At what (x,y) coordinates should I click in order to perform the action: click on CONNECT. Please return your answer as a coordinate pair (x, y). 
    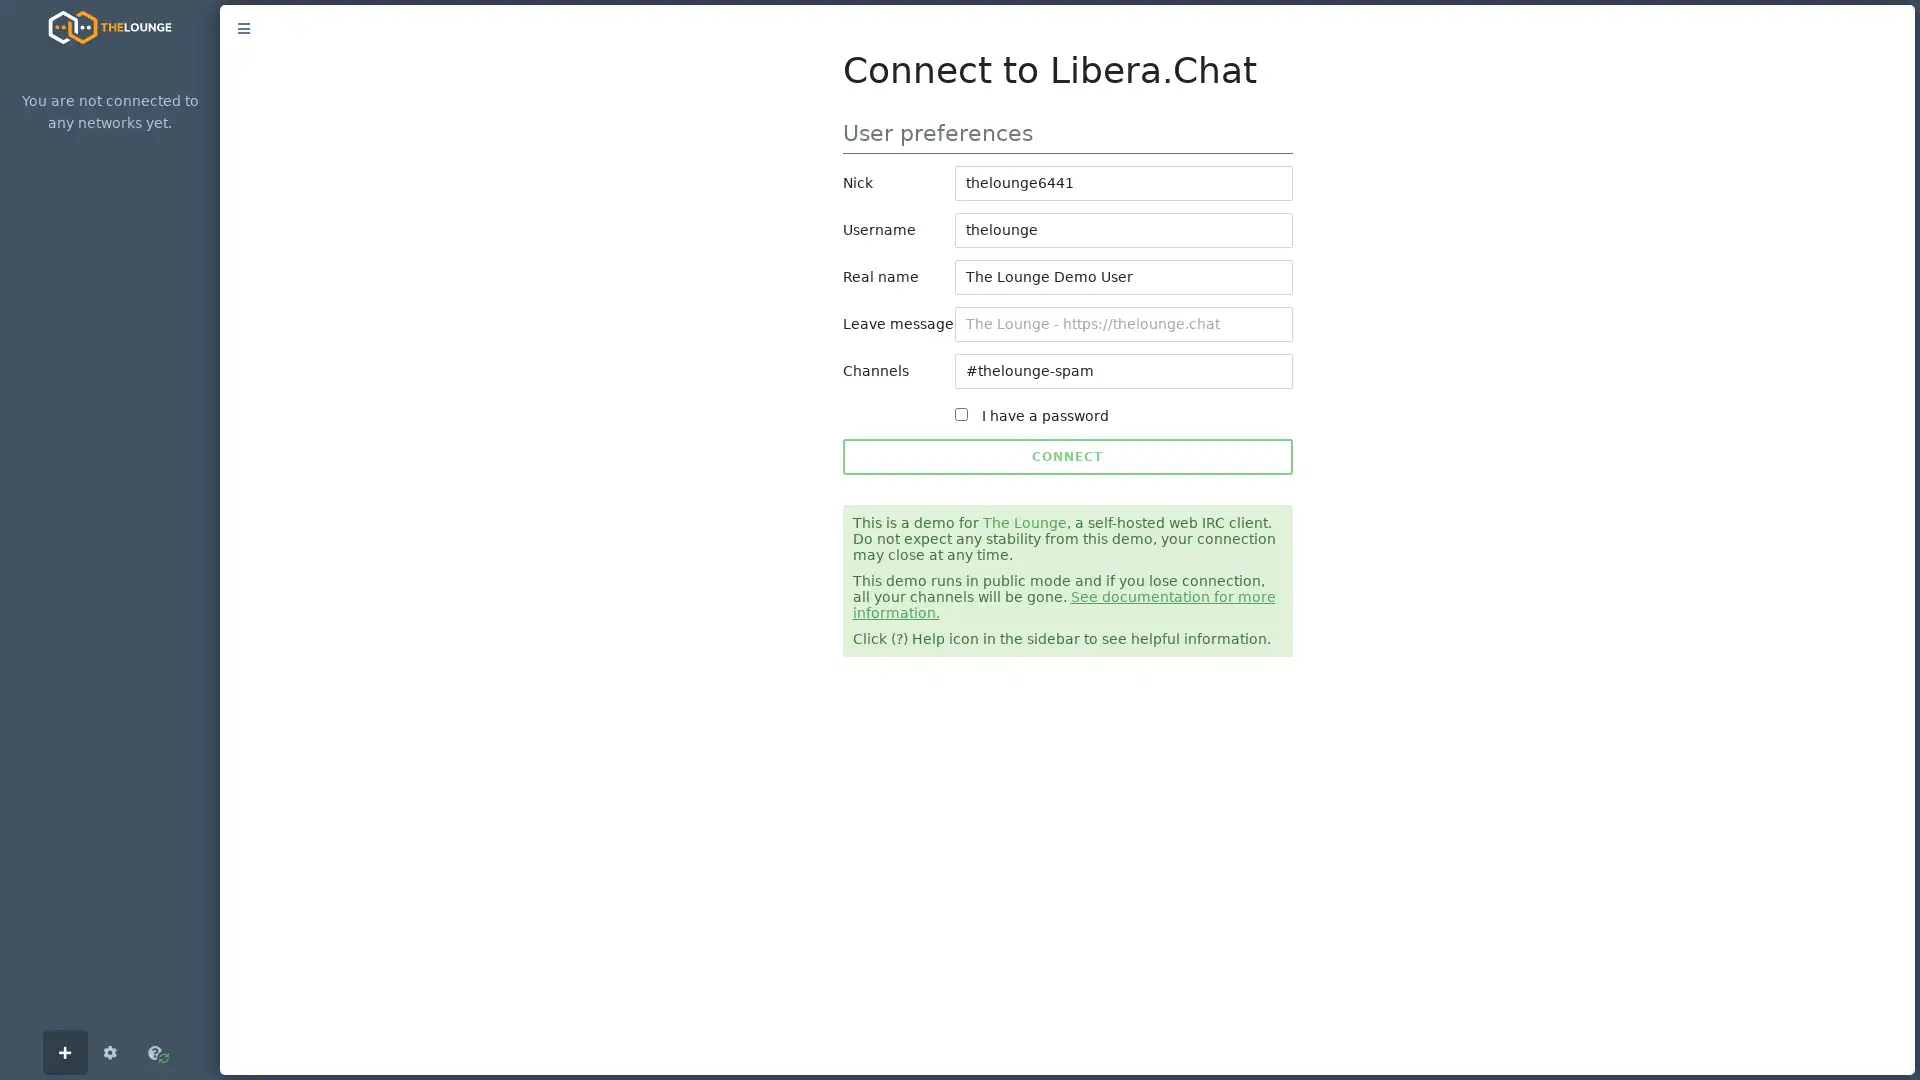
    Looking at the image, I should click on (1065, 456).